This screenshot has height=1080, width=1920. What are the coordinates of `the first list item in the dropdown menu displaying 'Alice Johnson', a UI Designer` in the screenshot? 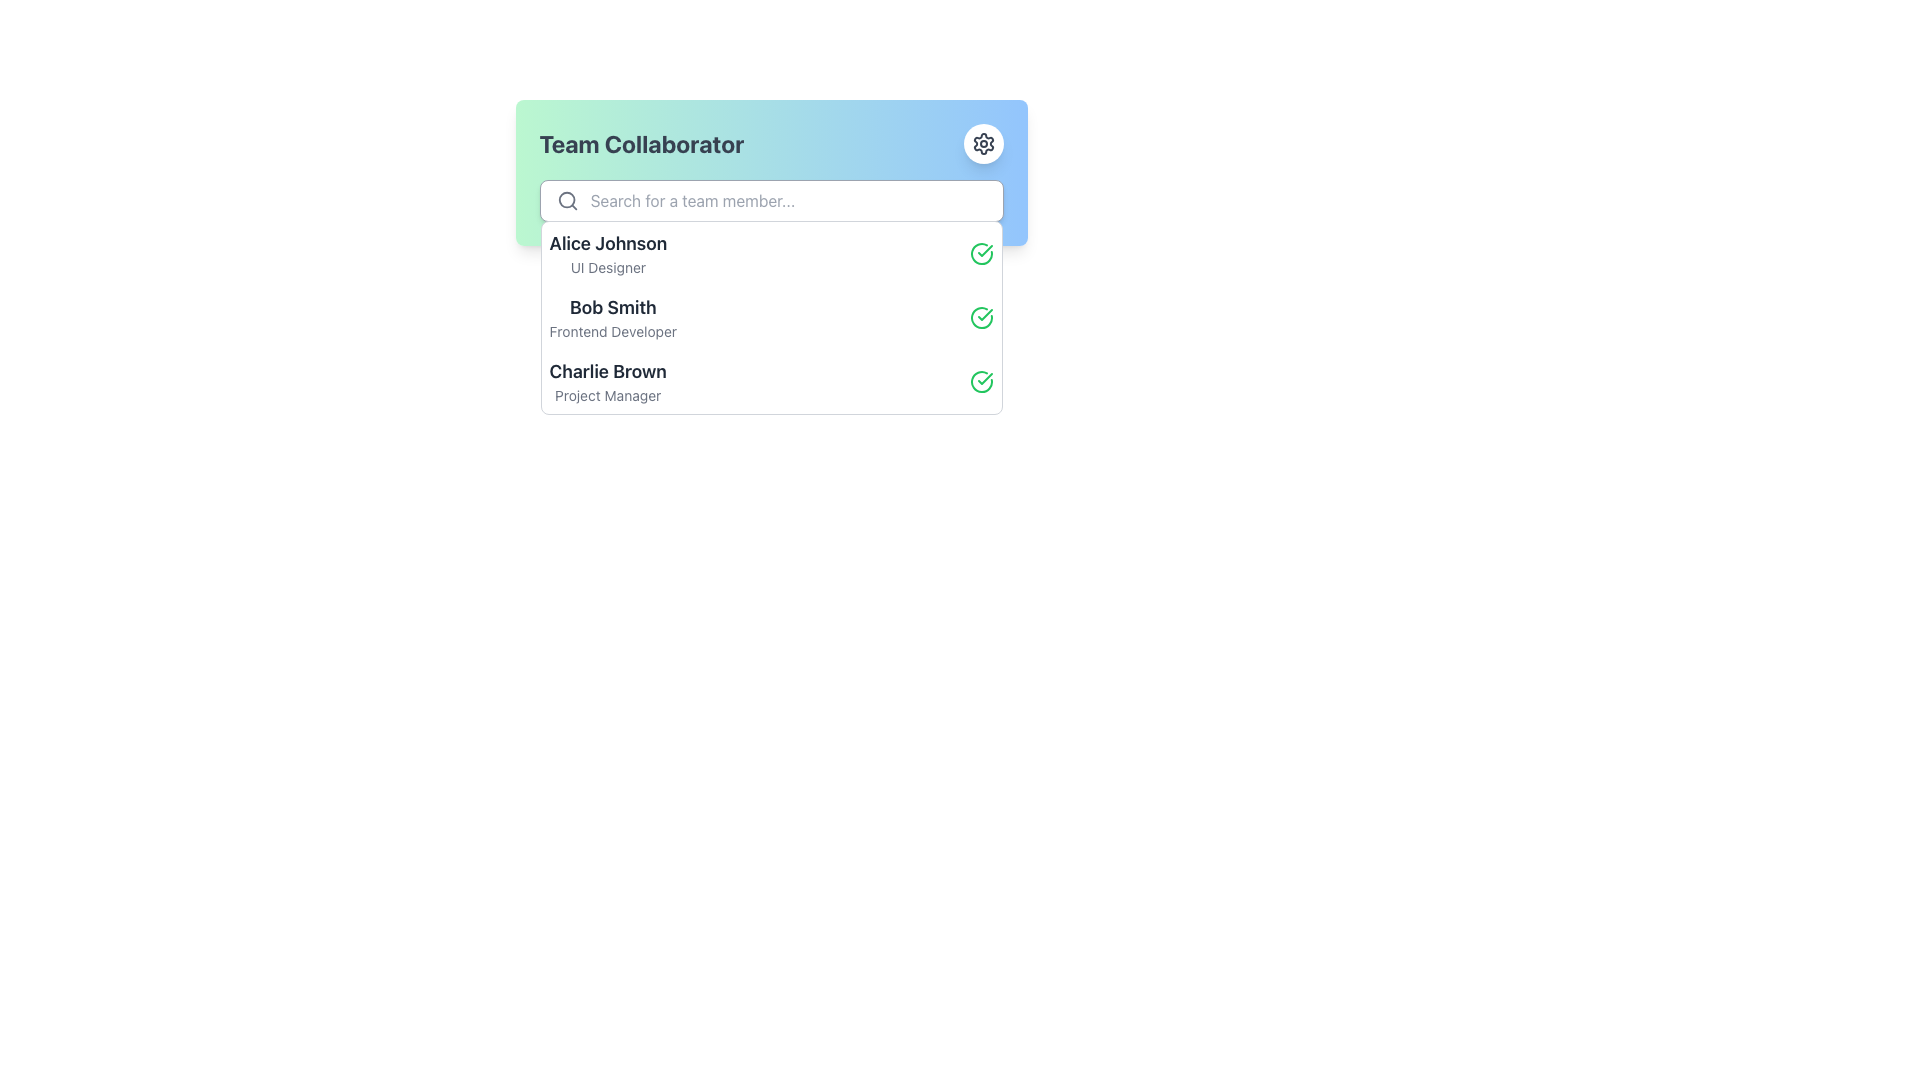 It's located at (770, 253).